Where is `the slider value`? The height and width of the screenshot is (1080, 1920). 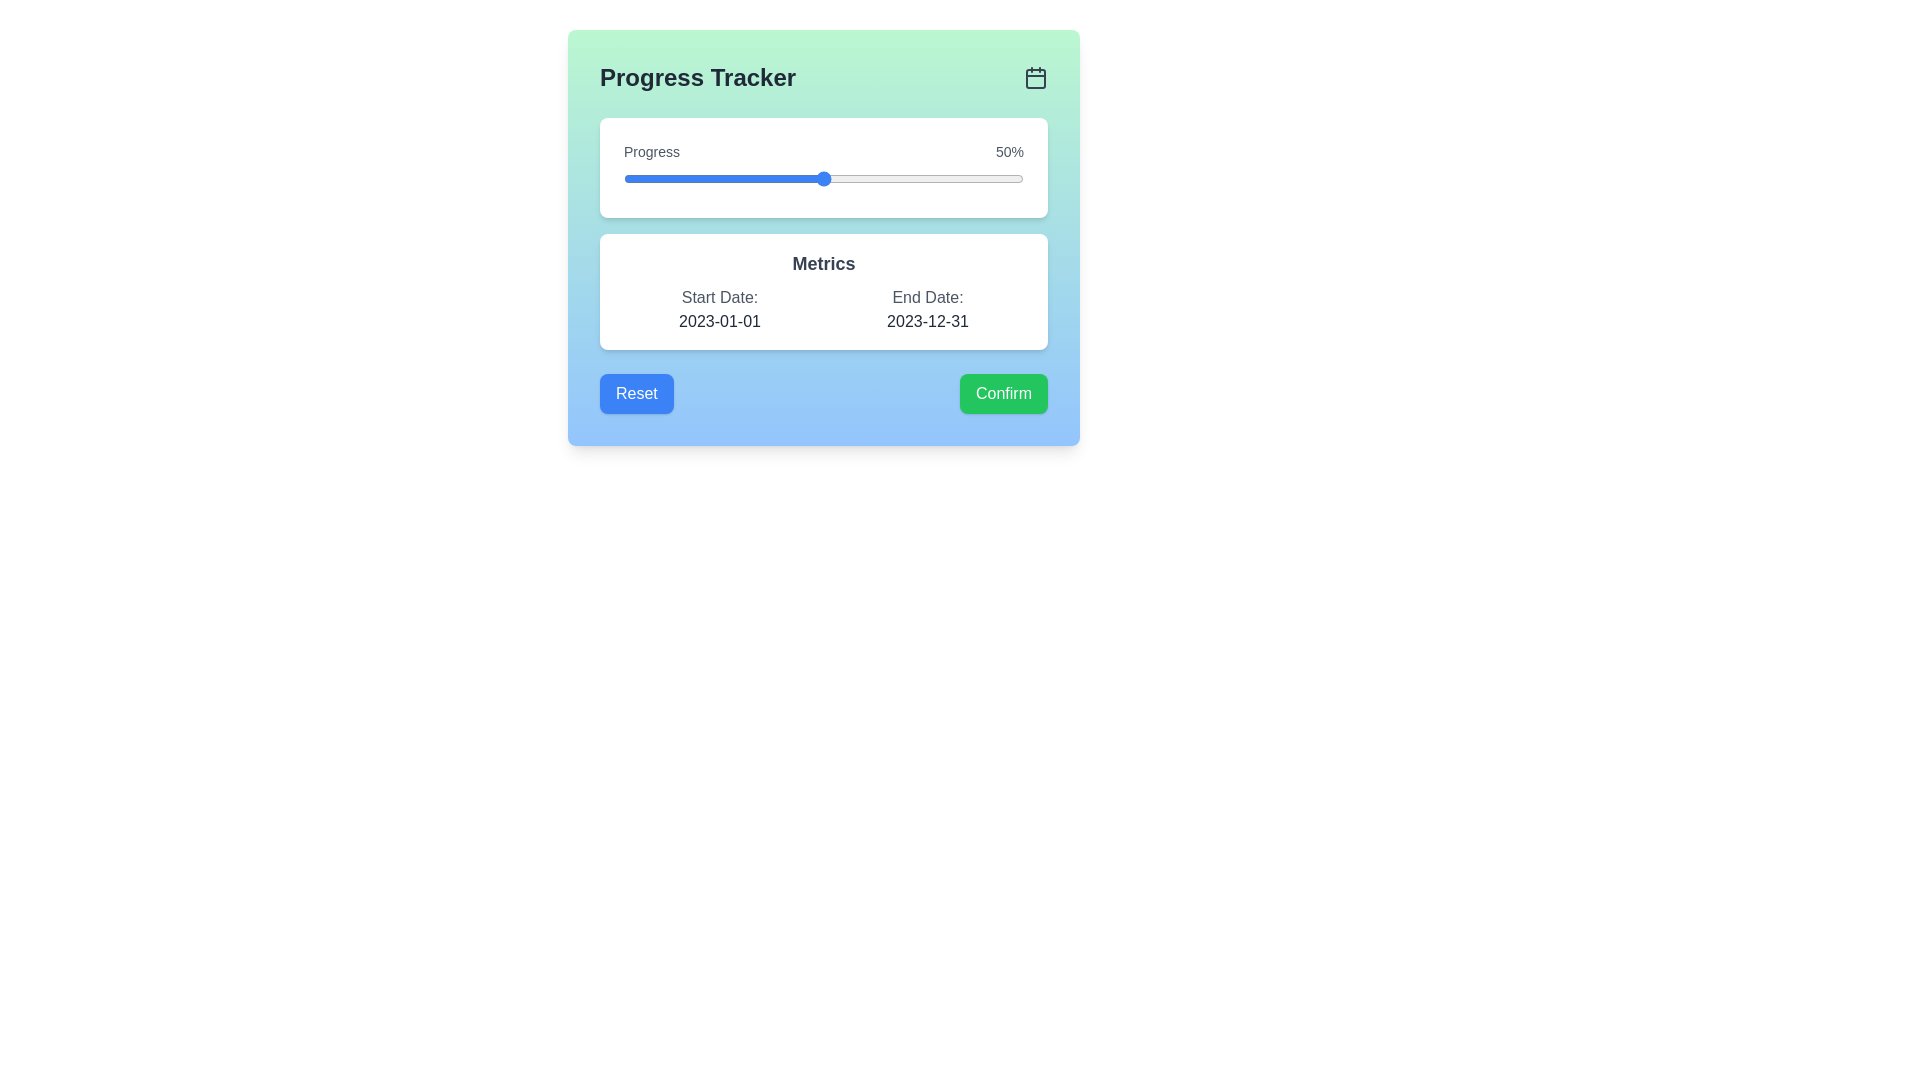 the slider value is located at coordinates (988, 177).